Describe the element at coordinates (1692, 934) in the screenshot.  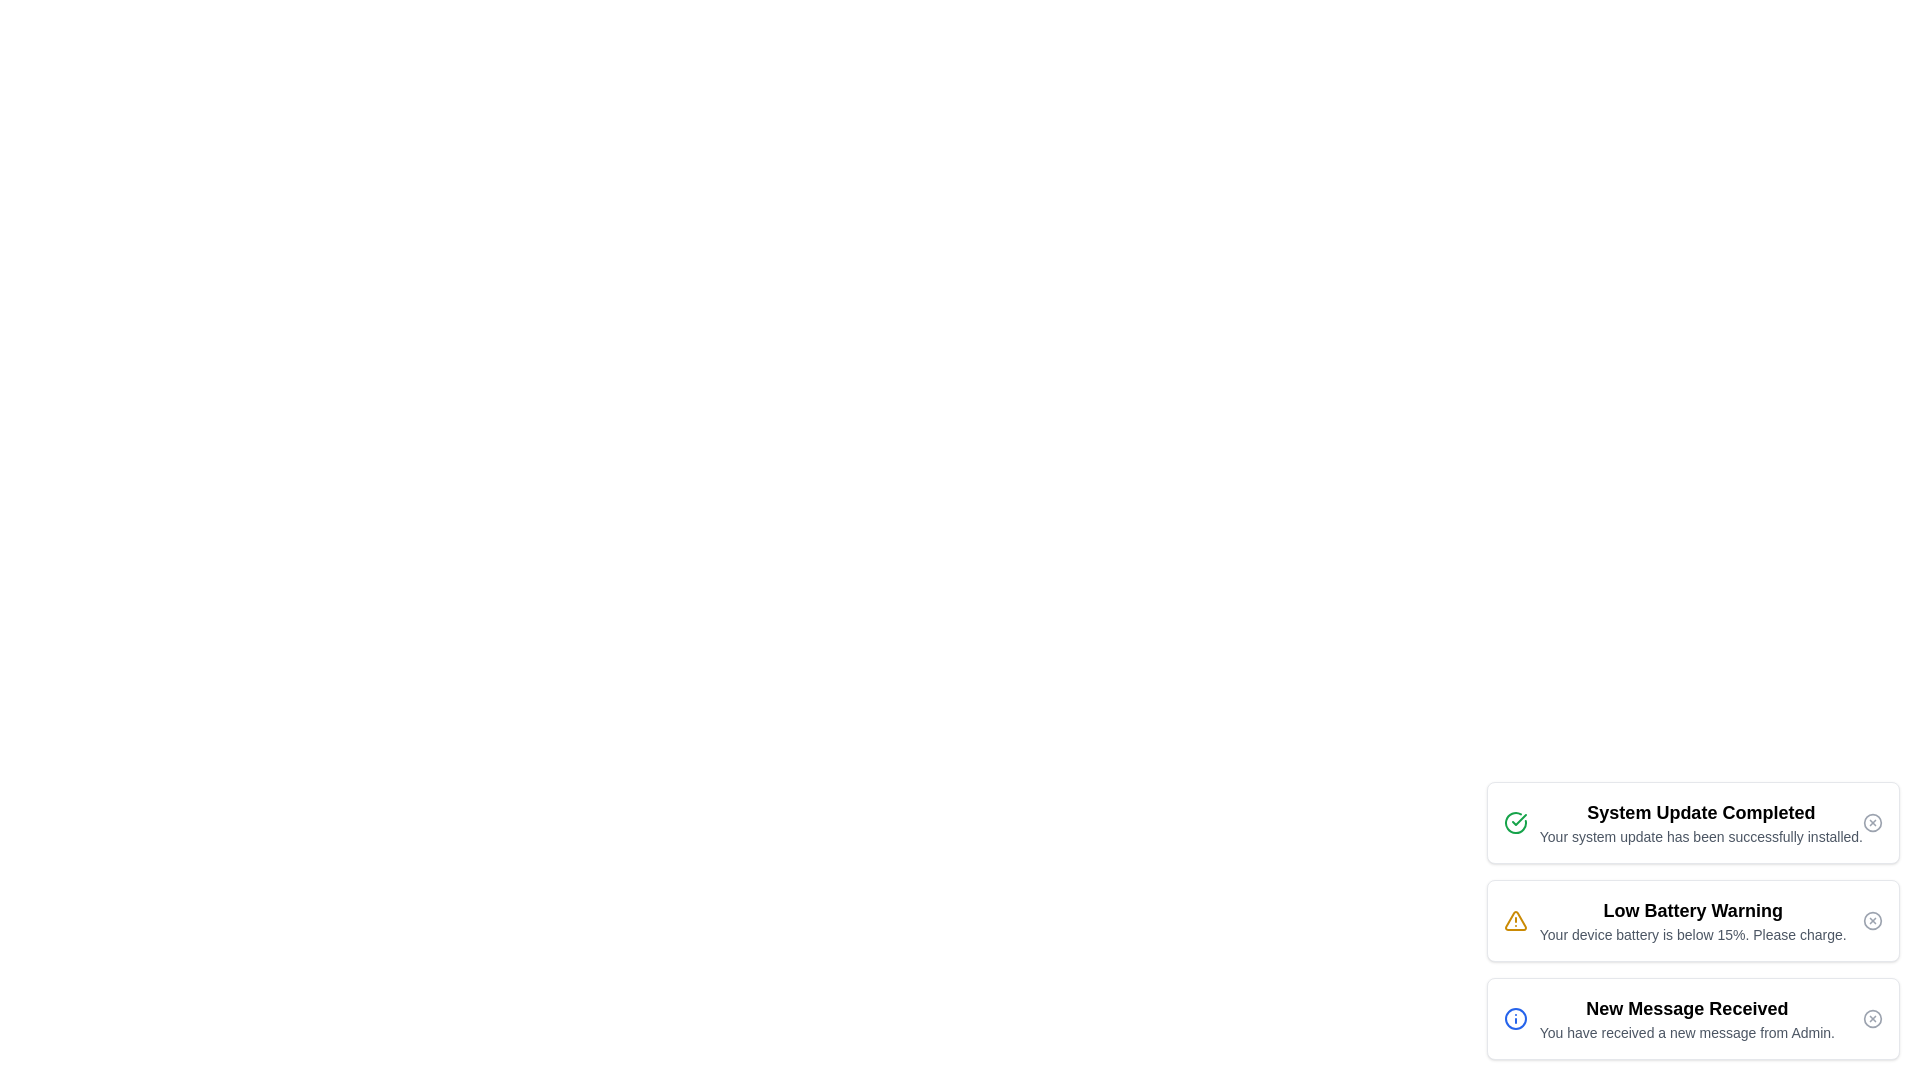
I see `the text element that displays the low battery warning, located between the title 'Low Battery Warning' and the notifications 'System Update Completed' and 'New Message Received'` at that location.